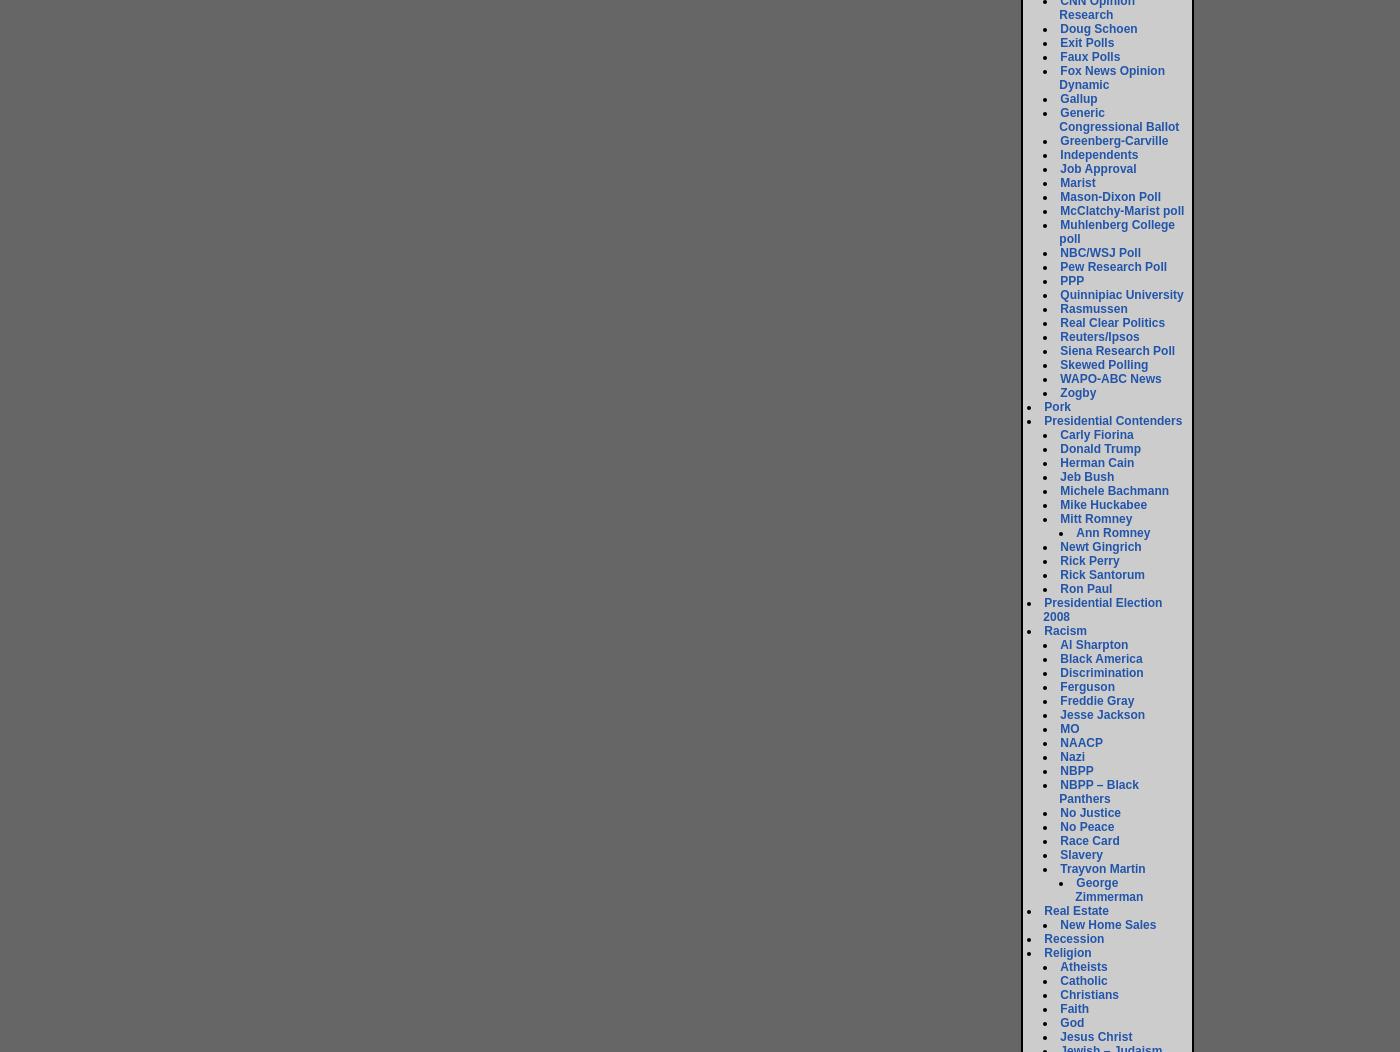 The width and height of the screenshot is (1400, 1052). Describe the element at coordinates (1117, 230) in the screenshot. I see `'Muhlenberg College poll'` at that location.